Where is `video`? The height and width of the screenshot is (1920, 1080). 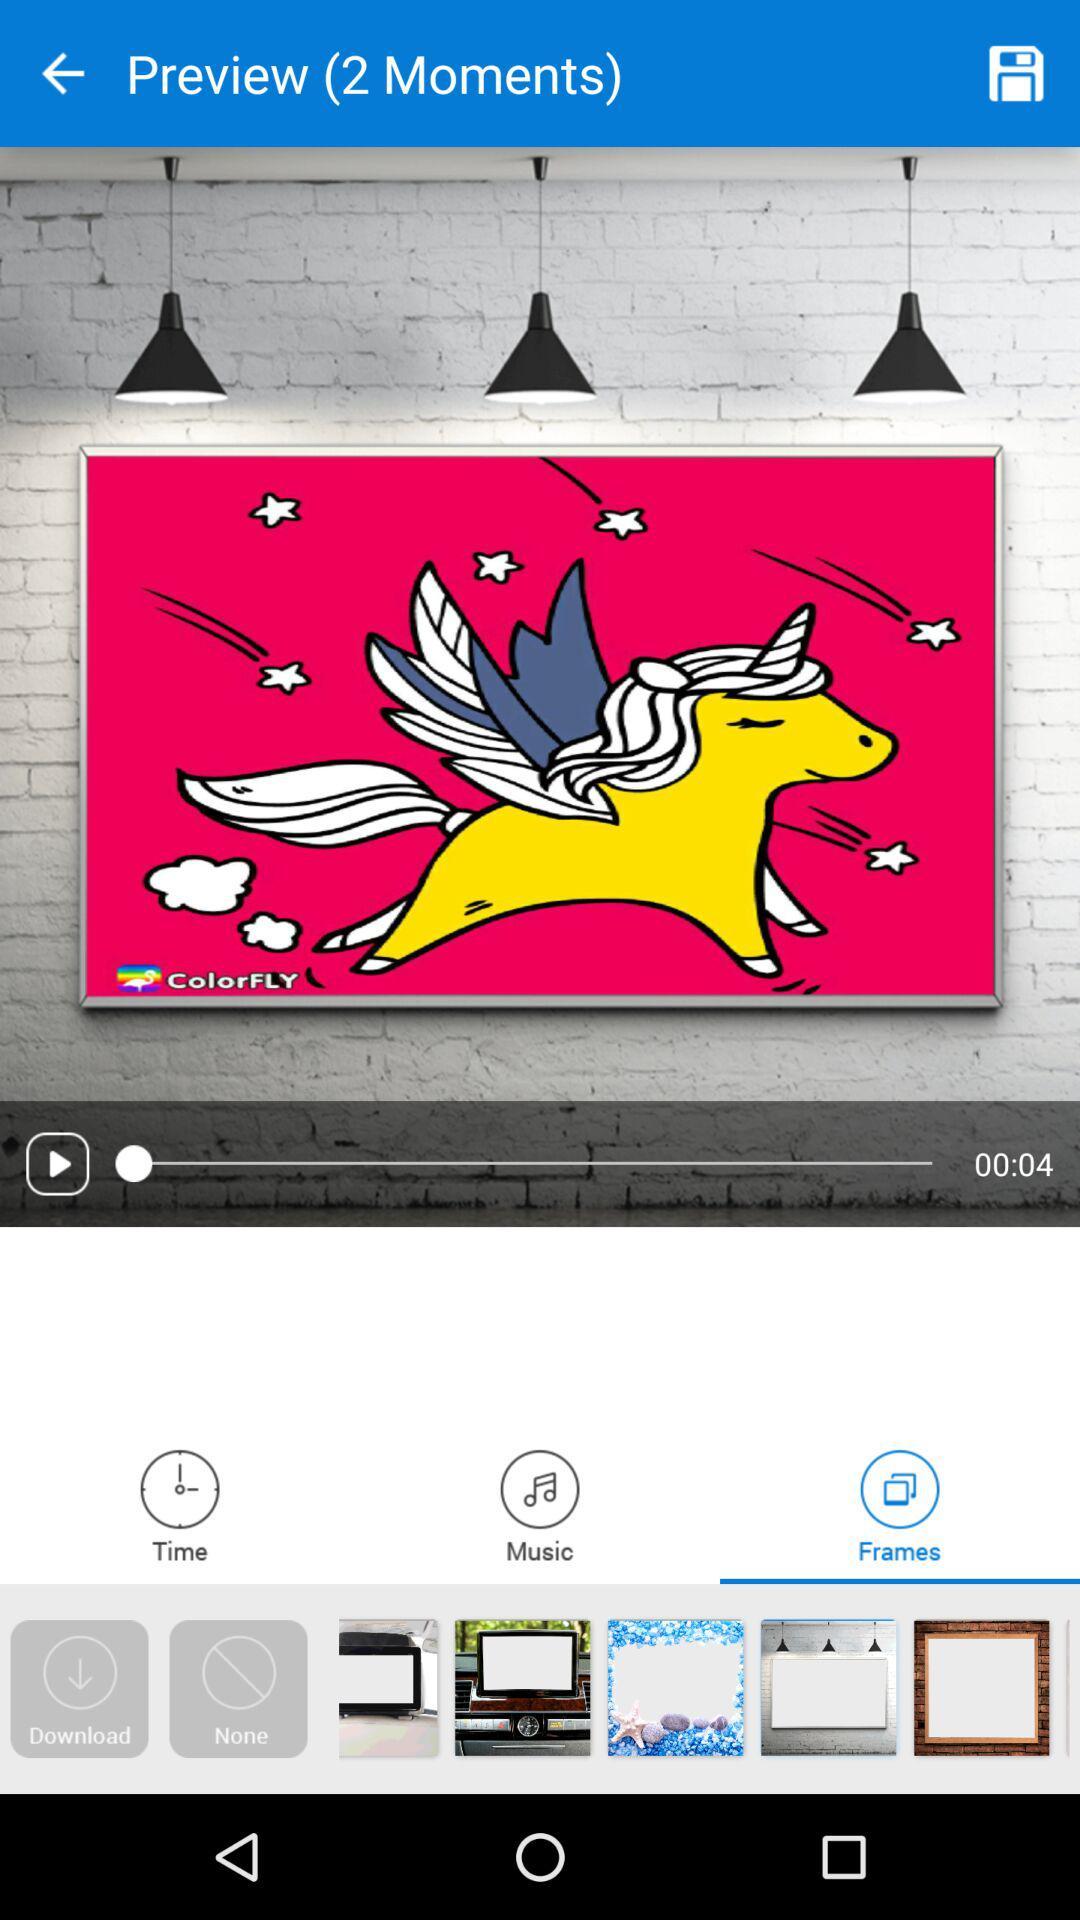 video is located at coordinates (56, 1163).